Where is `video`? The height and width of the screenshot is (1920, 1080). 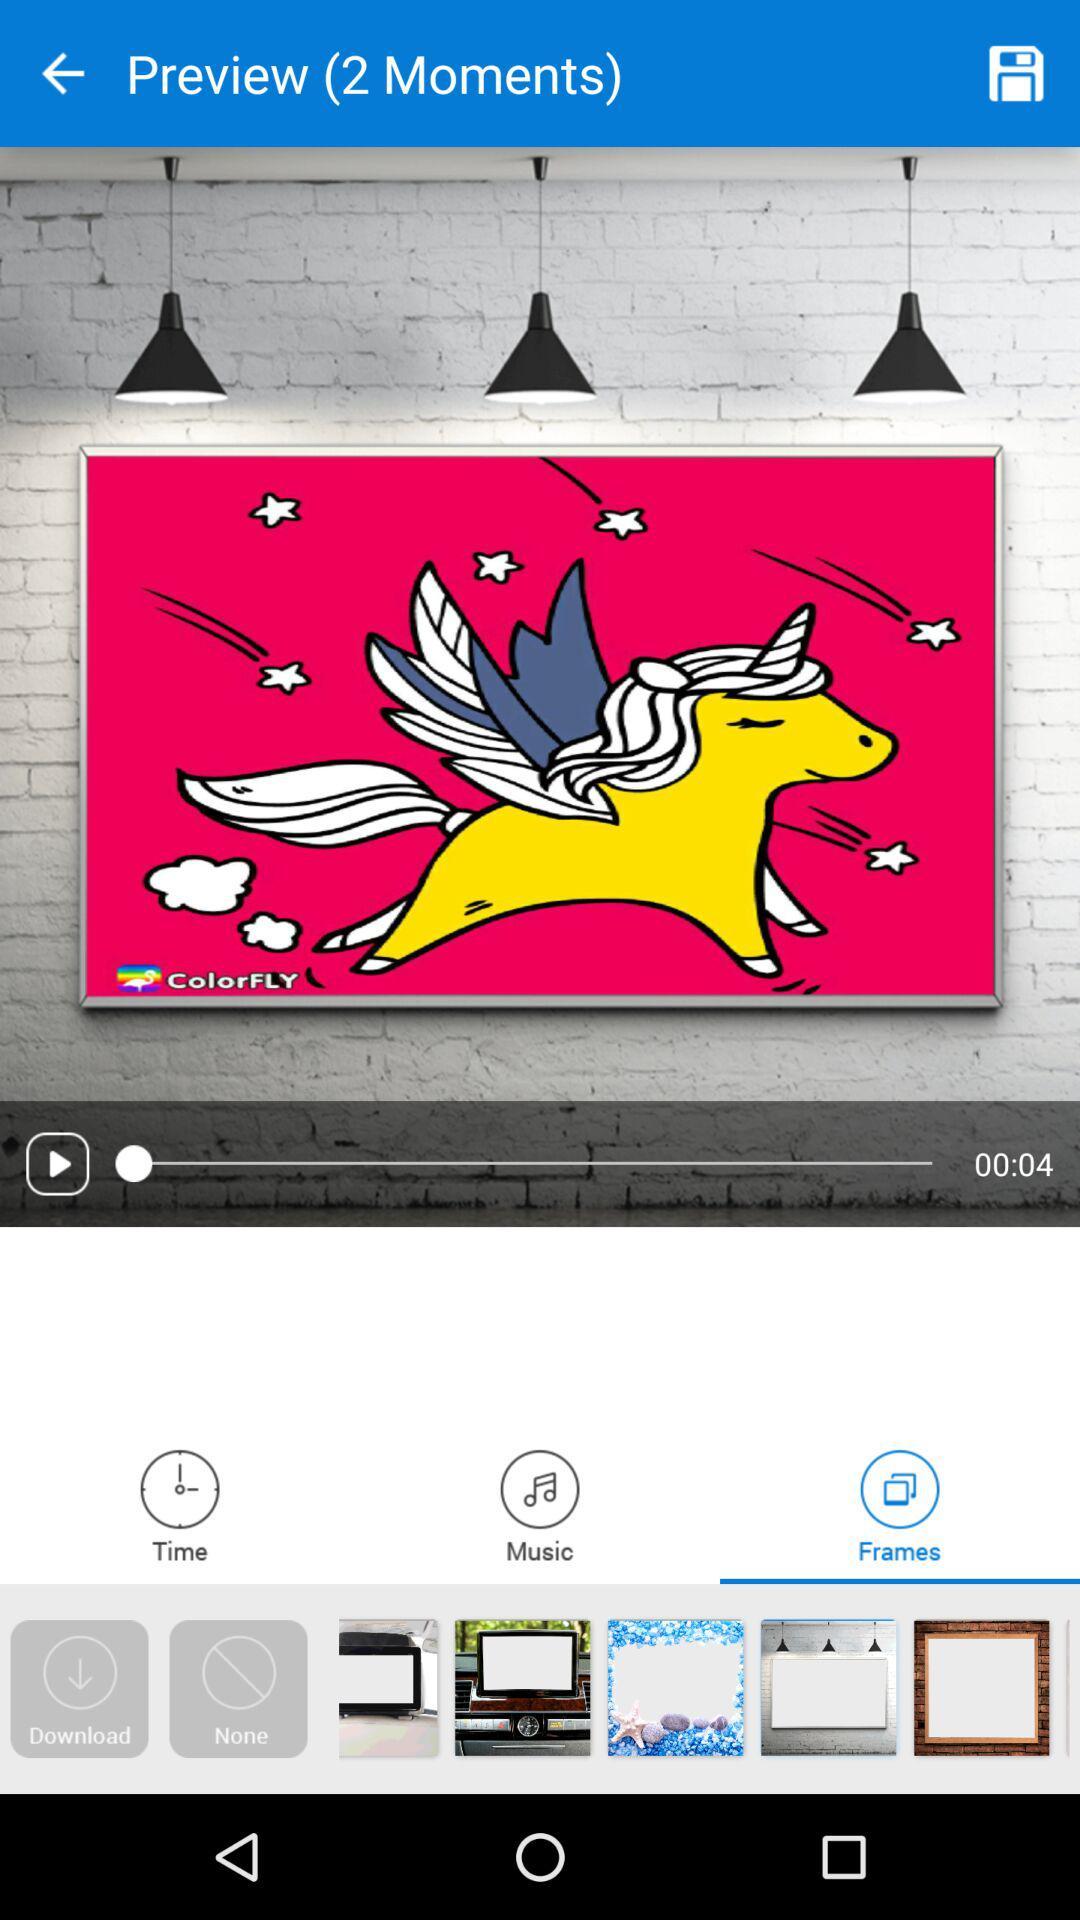 video is located at coordinates (56, 1163).